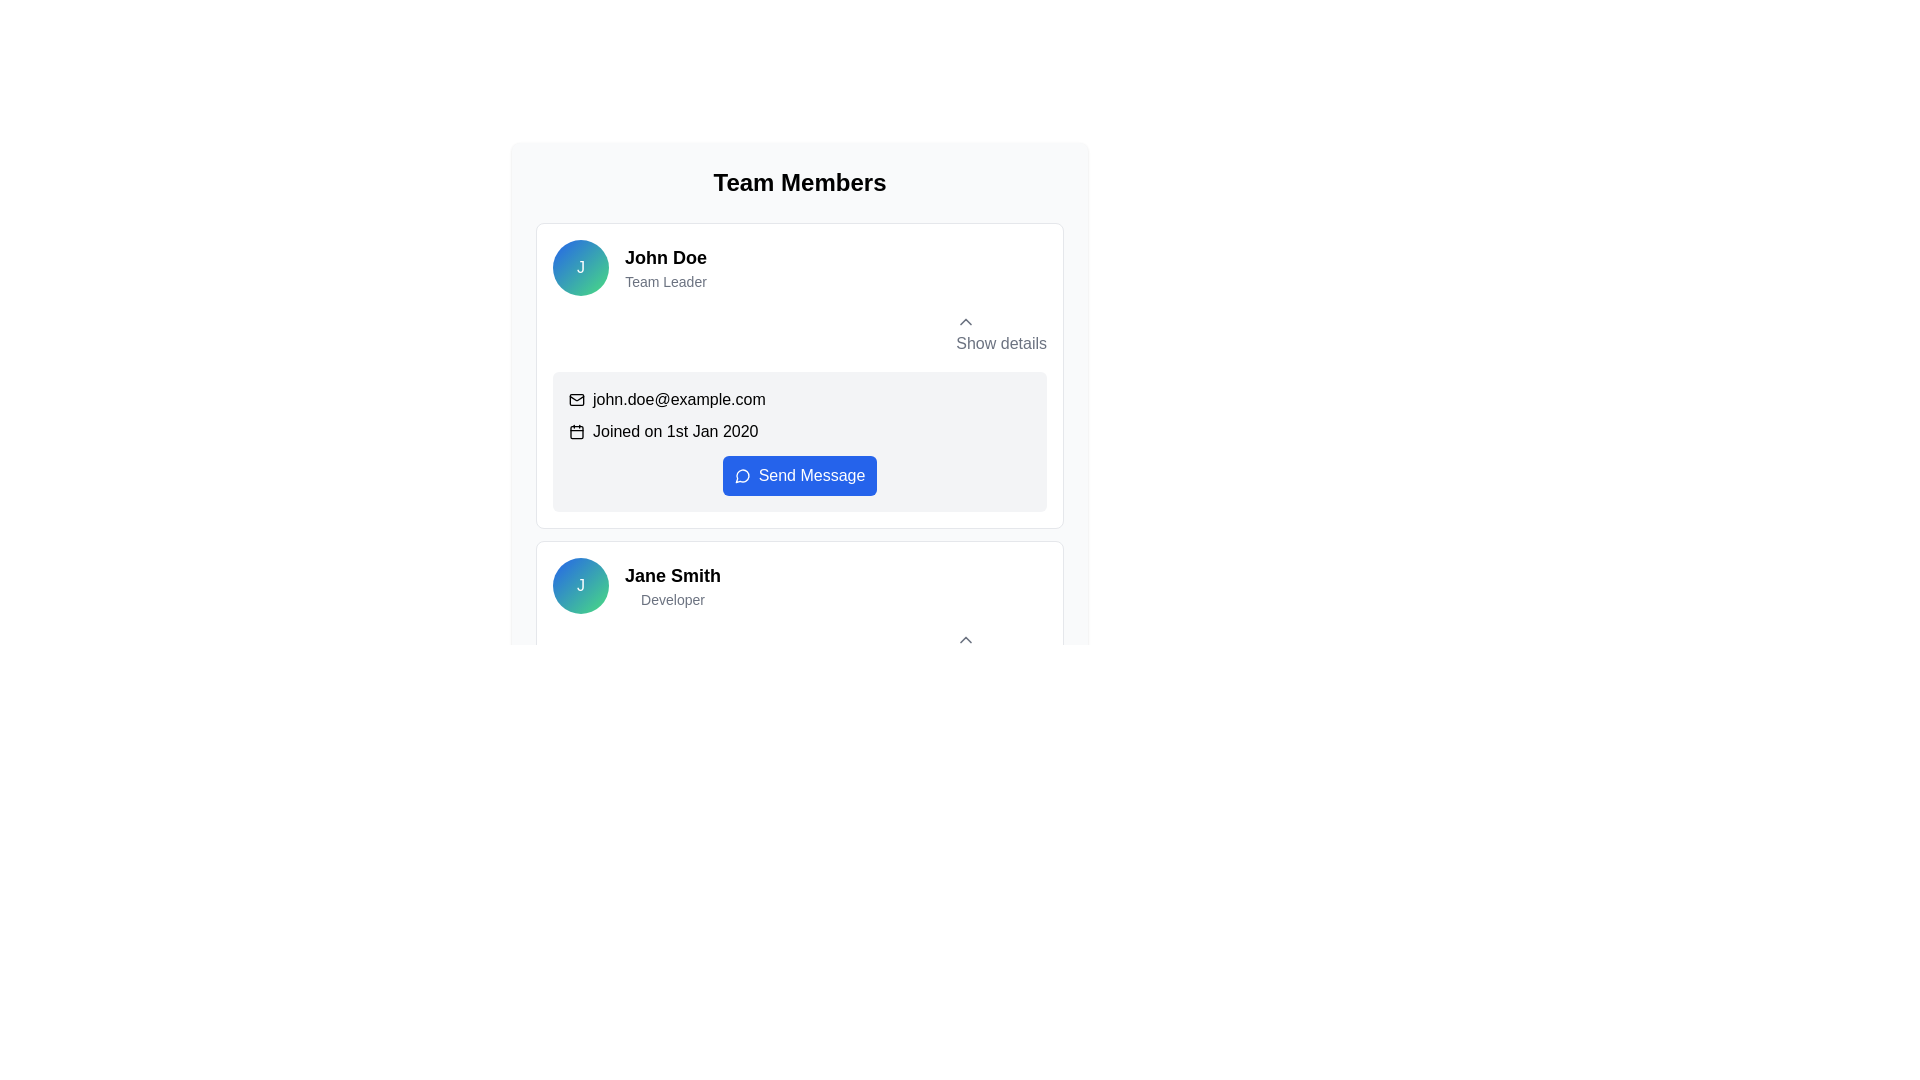  Describe the element at coordinates (575, 431) in the screenshot. I see `the small calendar icon located to the left of the text 'Joined on 1st Jan 2020', which has a thin black outline design` at that location.